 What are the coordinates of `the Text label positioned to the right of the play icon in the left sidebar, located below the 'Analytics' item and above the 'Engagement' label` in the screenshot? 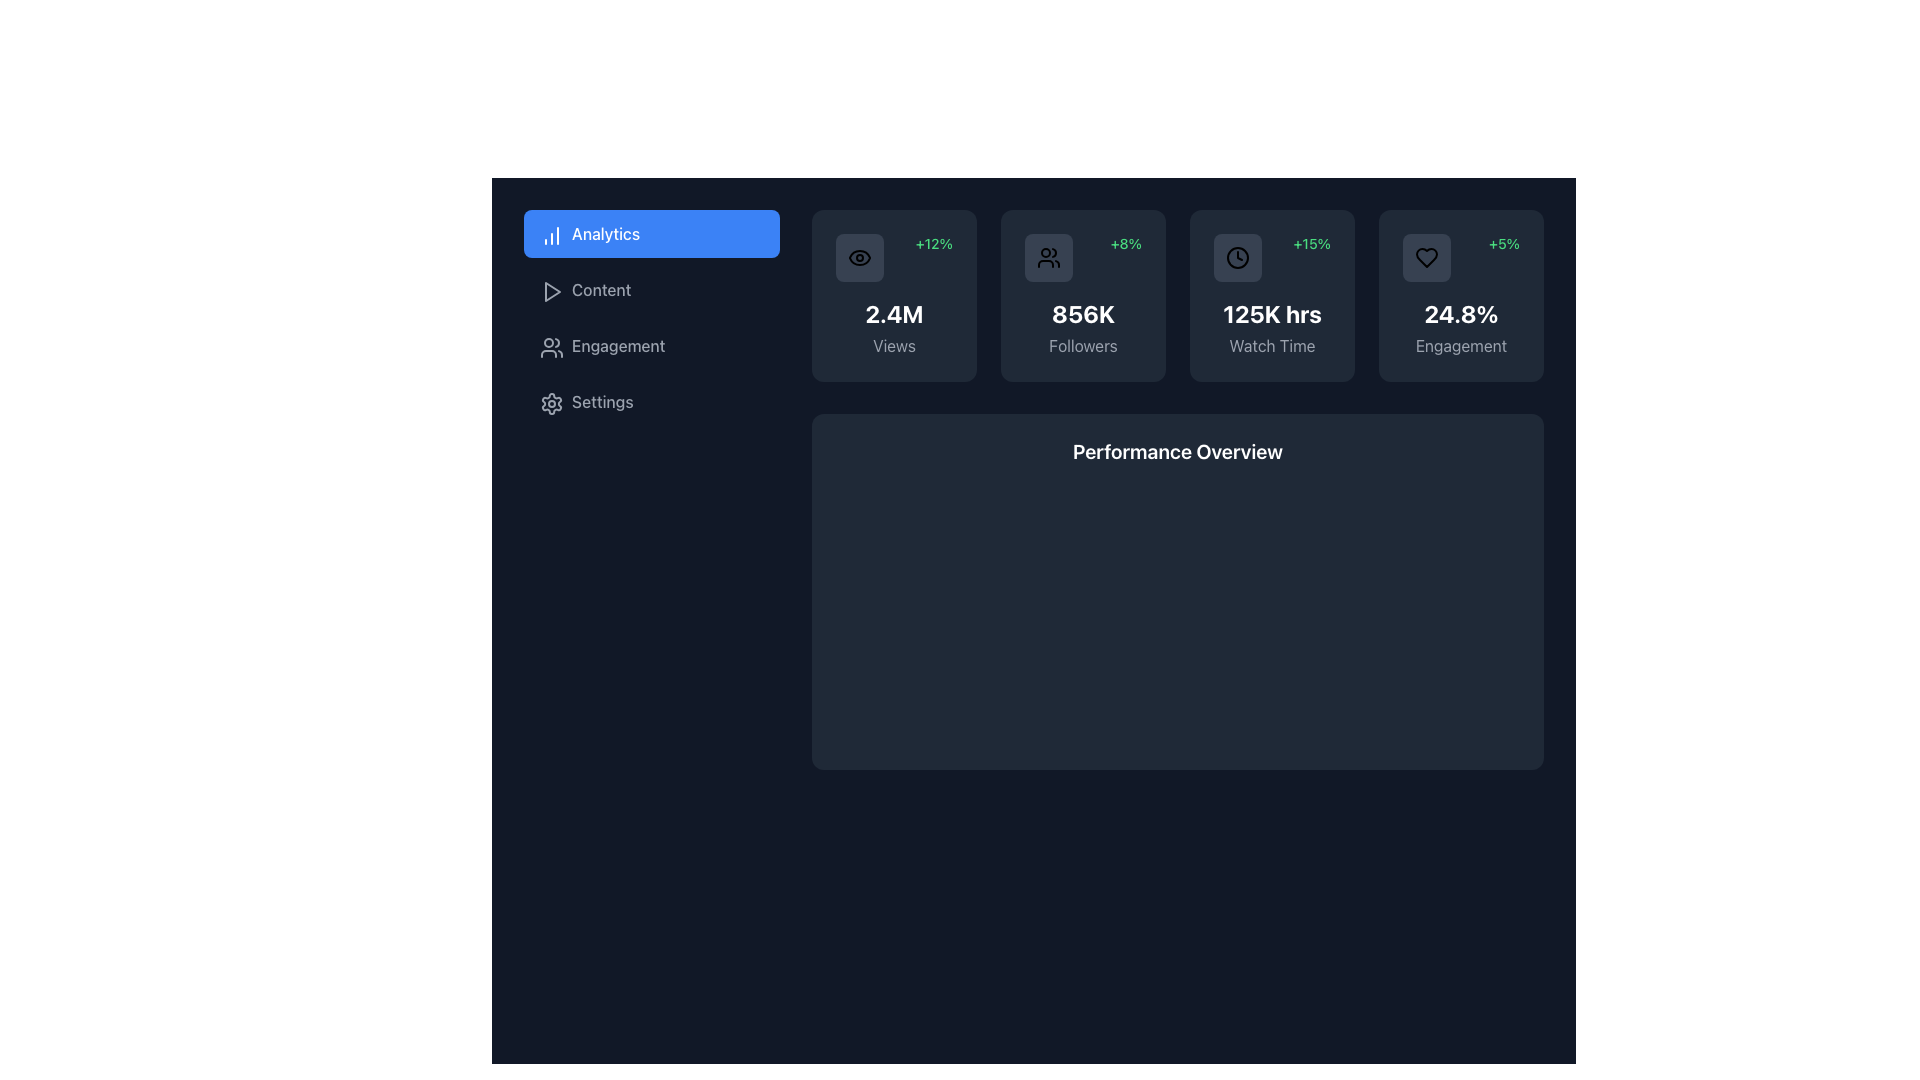 It's located at (600, 289).